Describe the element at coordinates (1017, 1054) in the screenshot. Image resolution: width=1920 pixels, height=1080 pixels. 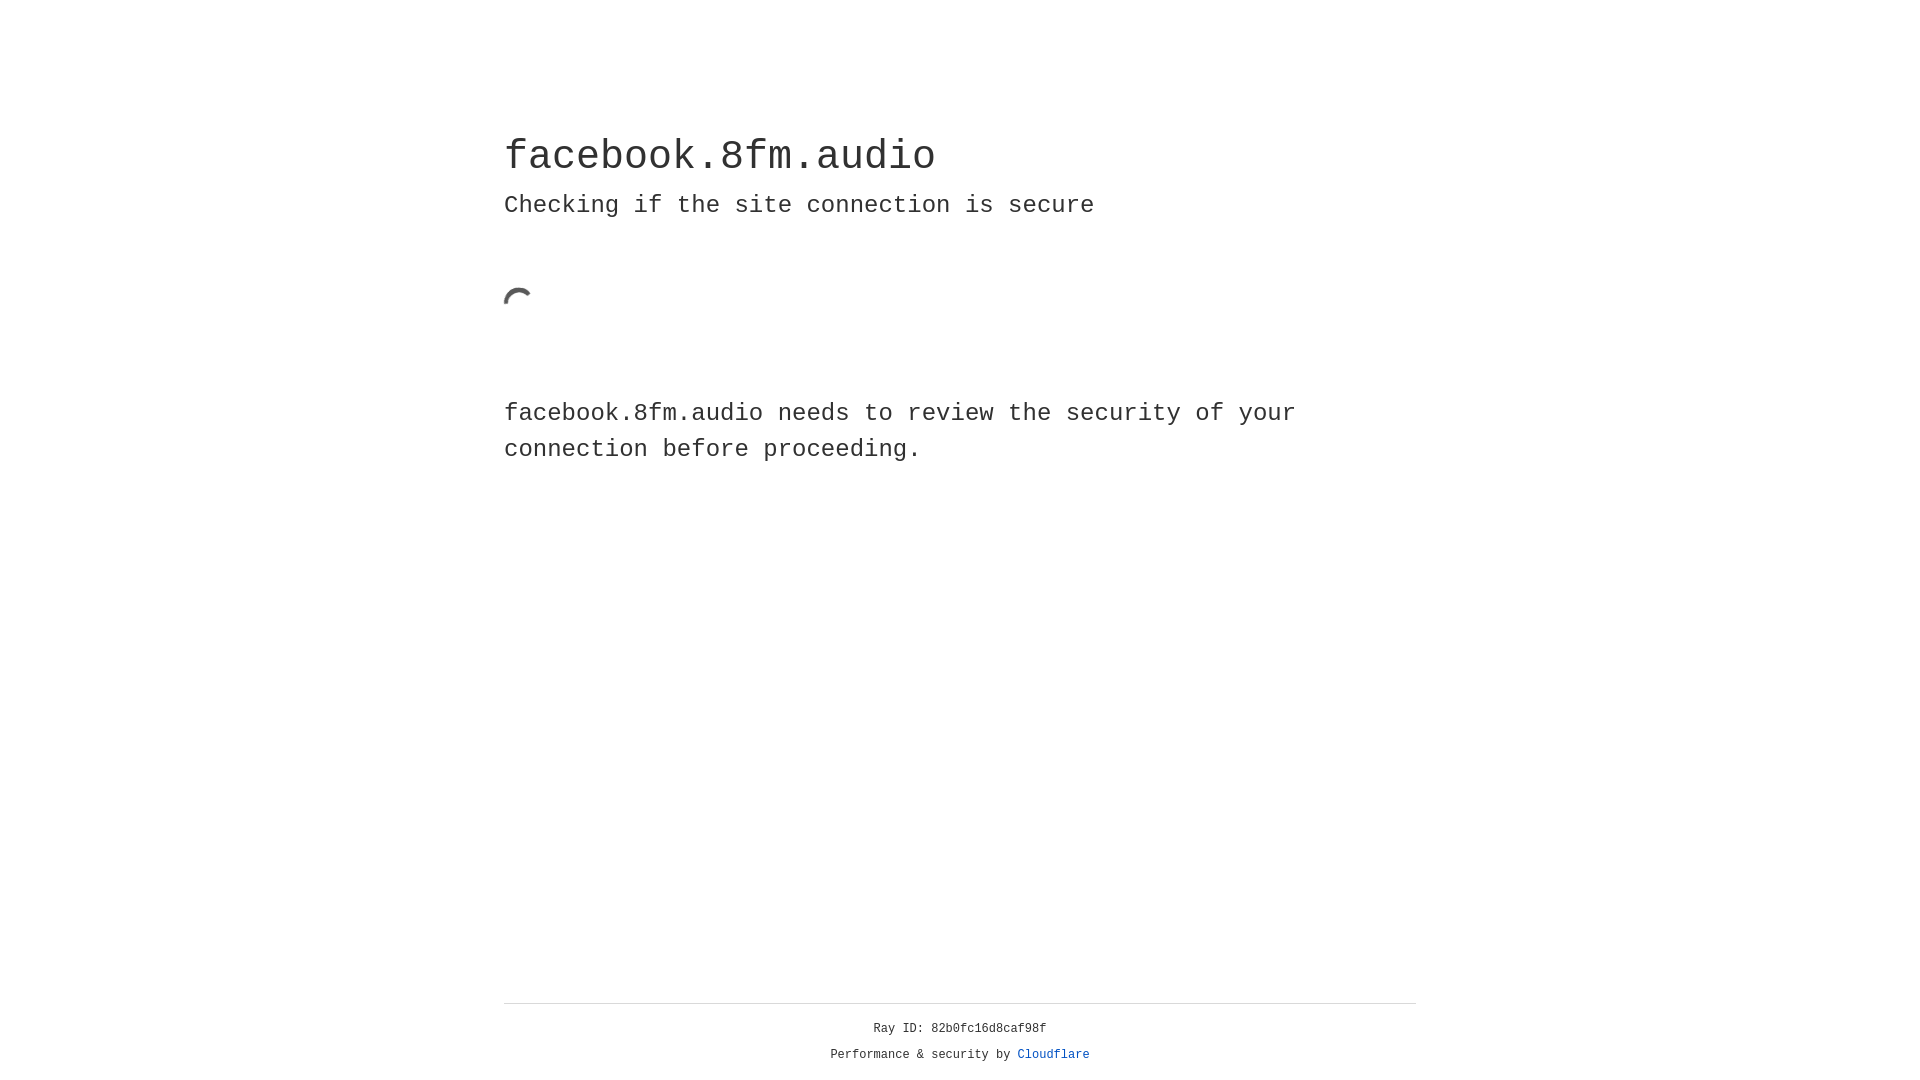
I see `'Cloudflare'` at that location.